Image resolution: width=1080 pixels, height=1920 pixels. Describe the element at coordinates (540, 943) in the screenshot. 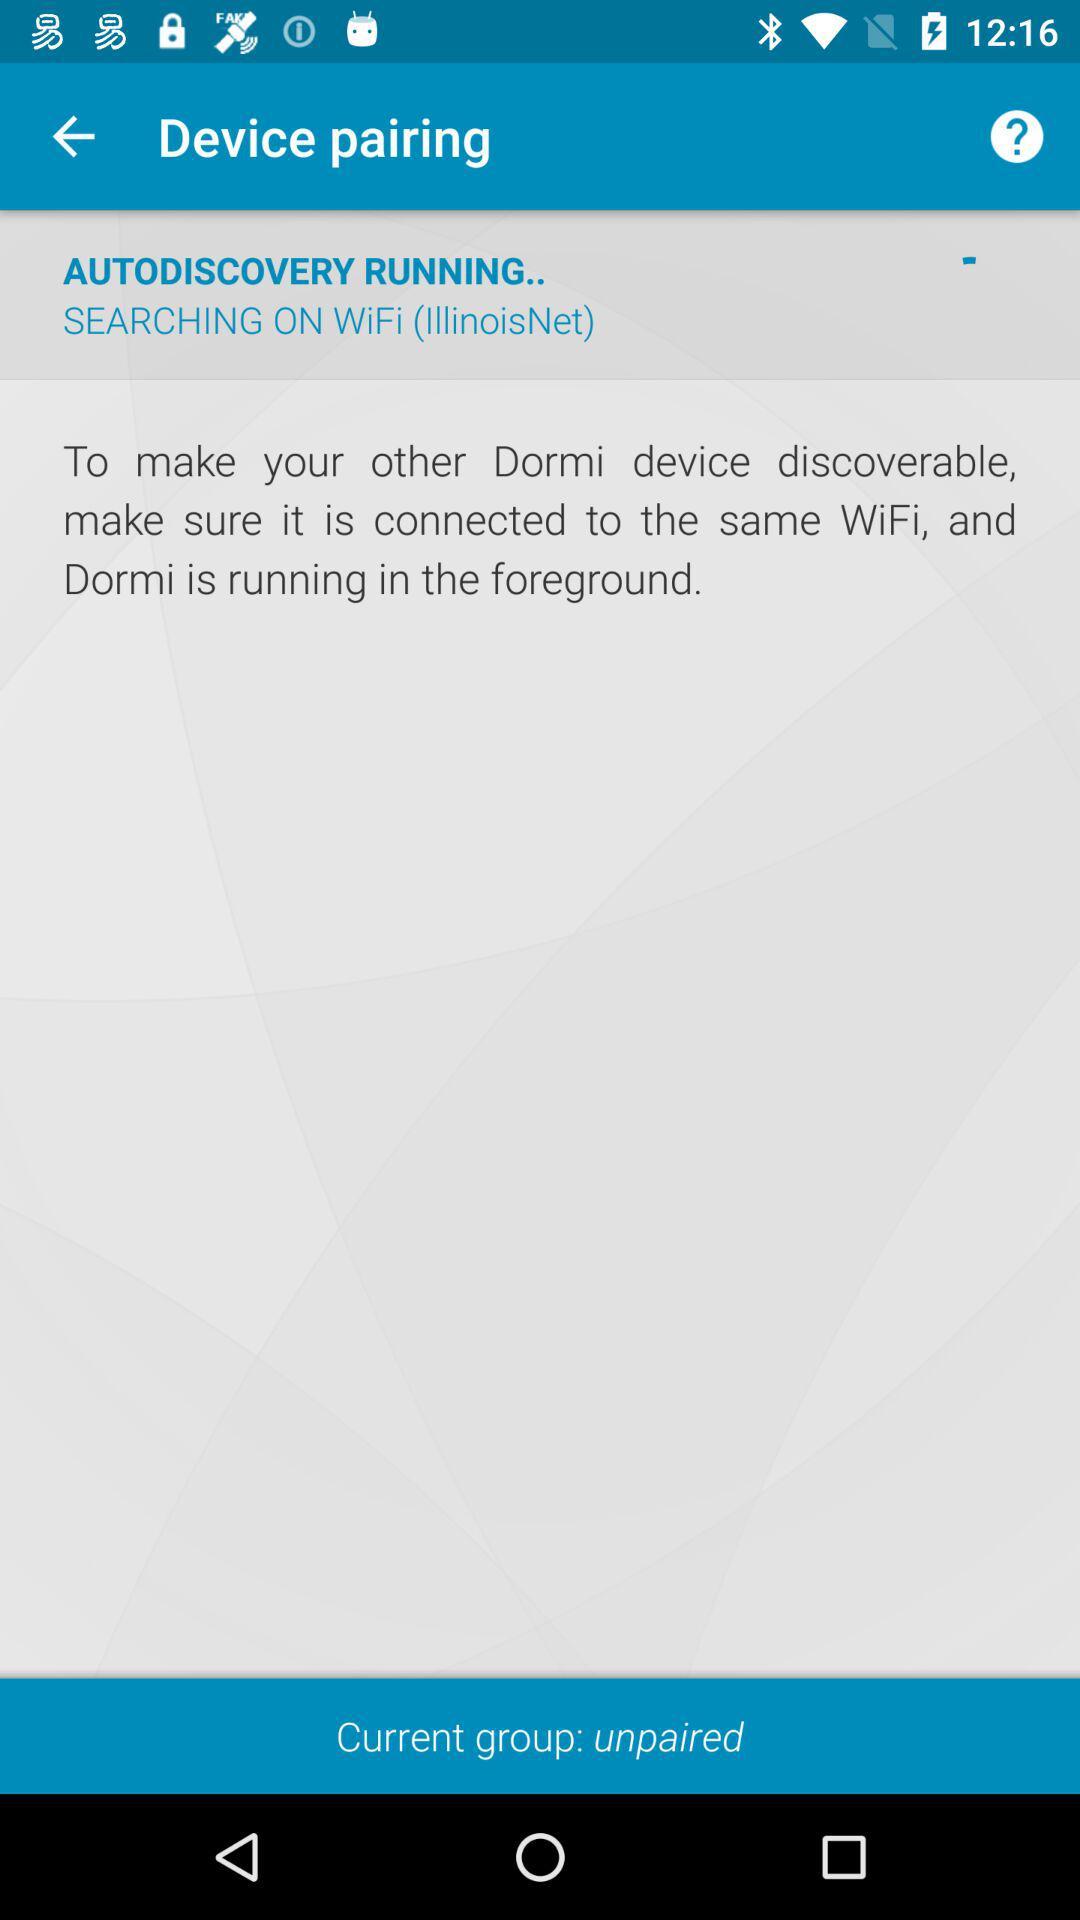

I see `the item above current group: unpaired item` at that location.